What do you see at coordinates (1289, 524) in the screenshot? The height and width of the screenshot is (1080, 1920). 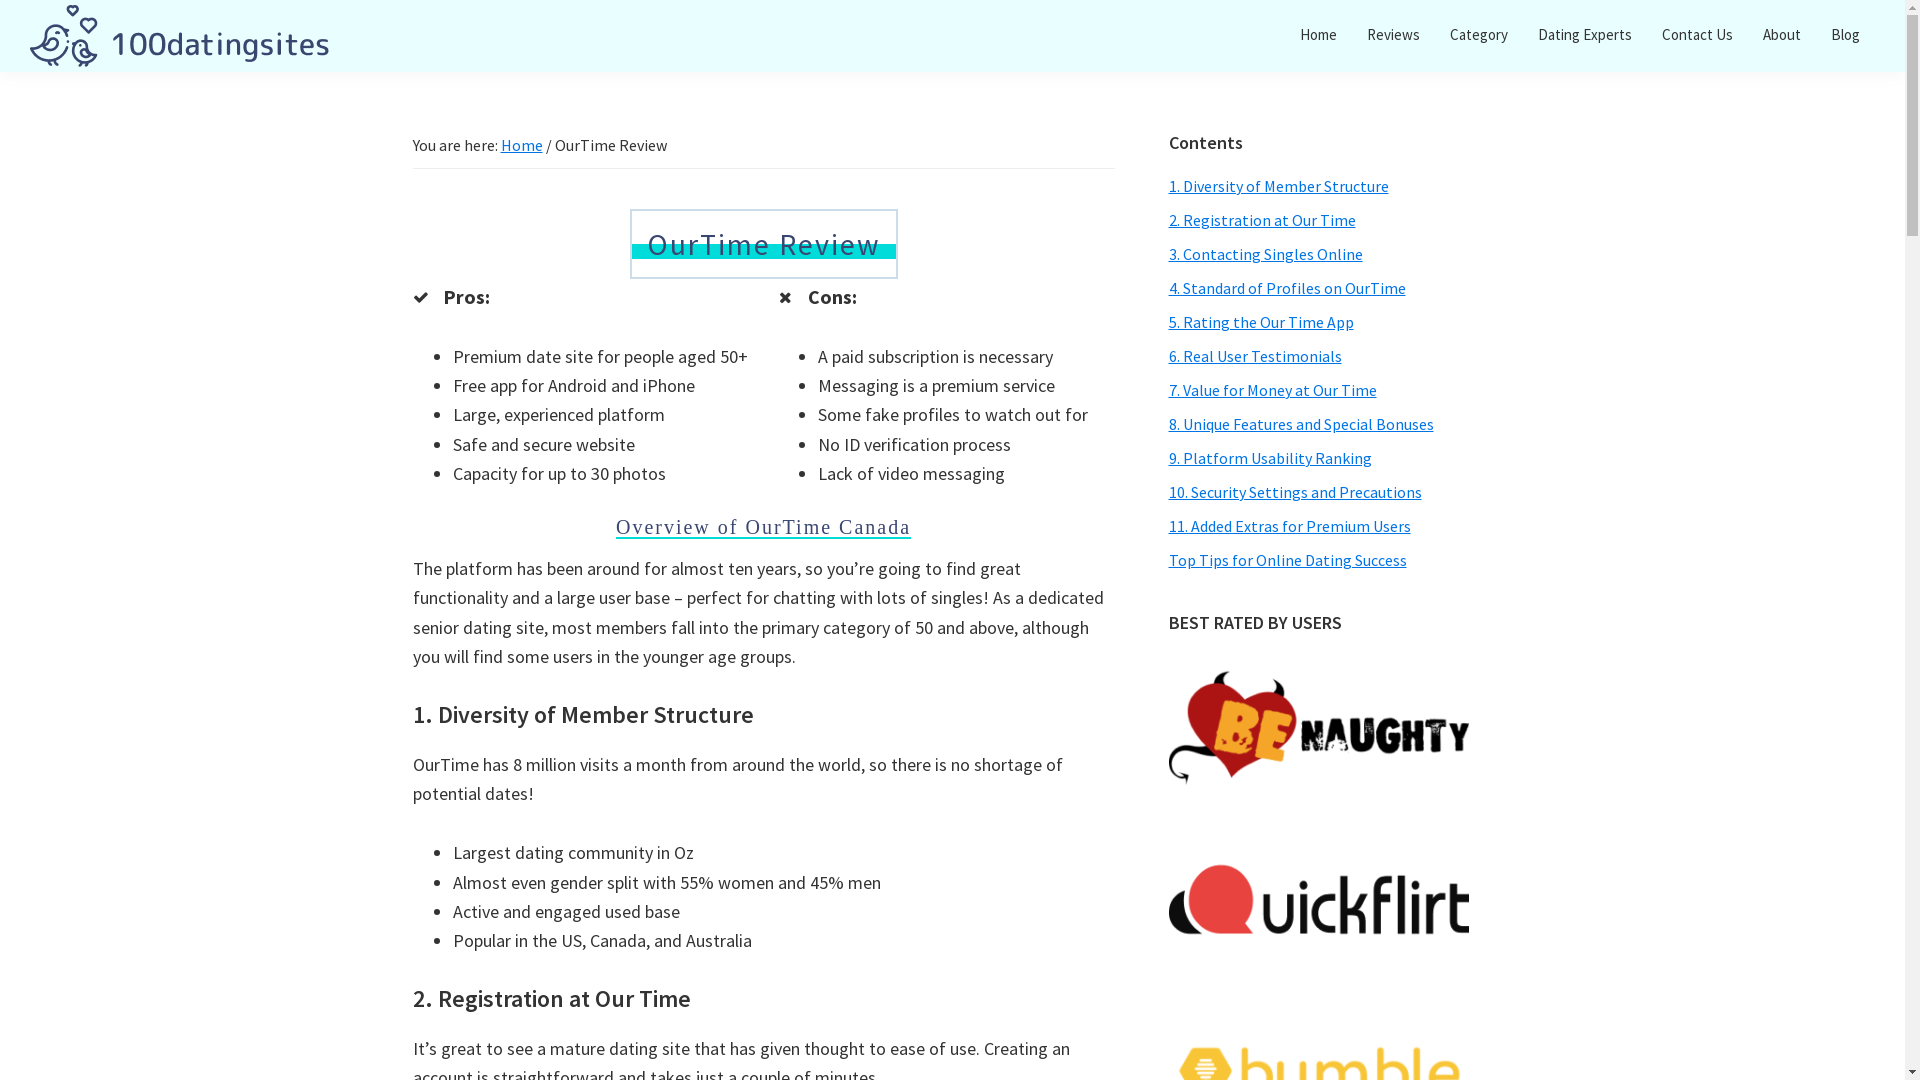 I see `'11. Added Extras for Premium Users'` at bounding box center [1289, 524].